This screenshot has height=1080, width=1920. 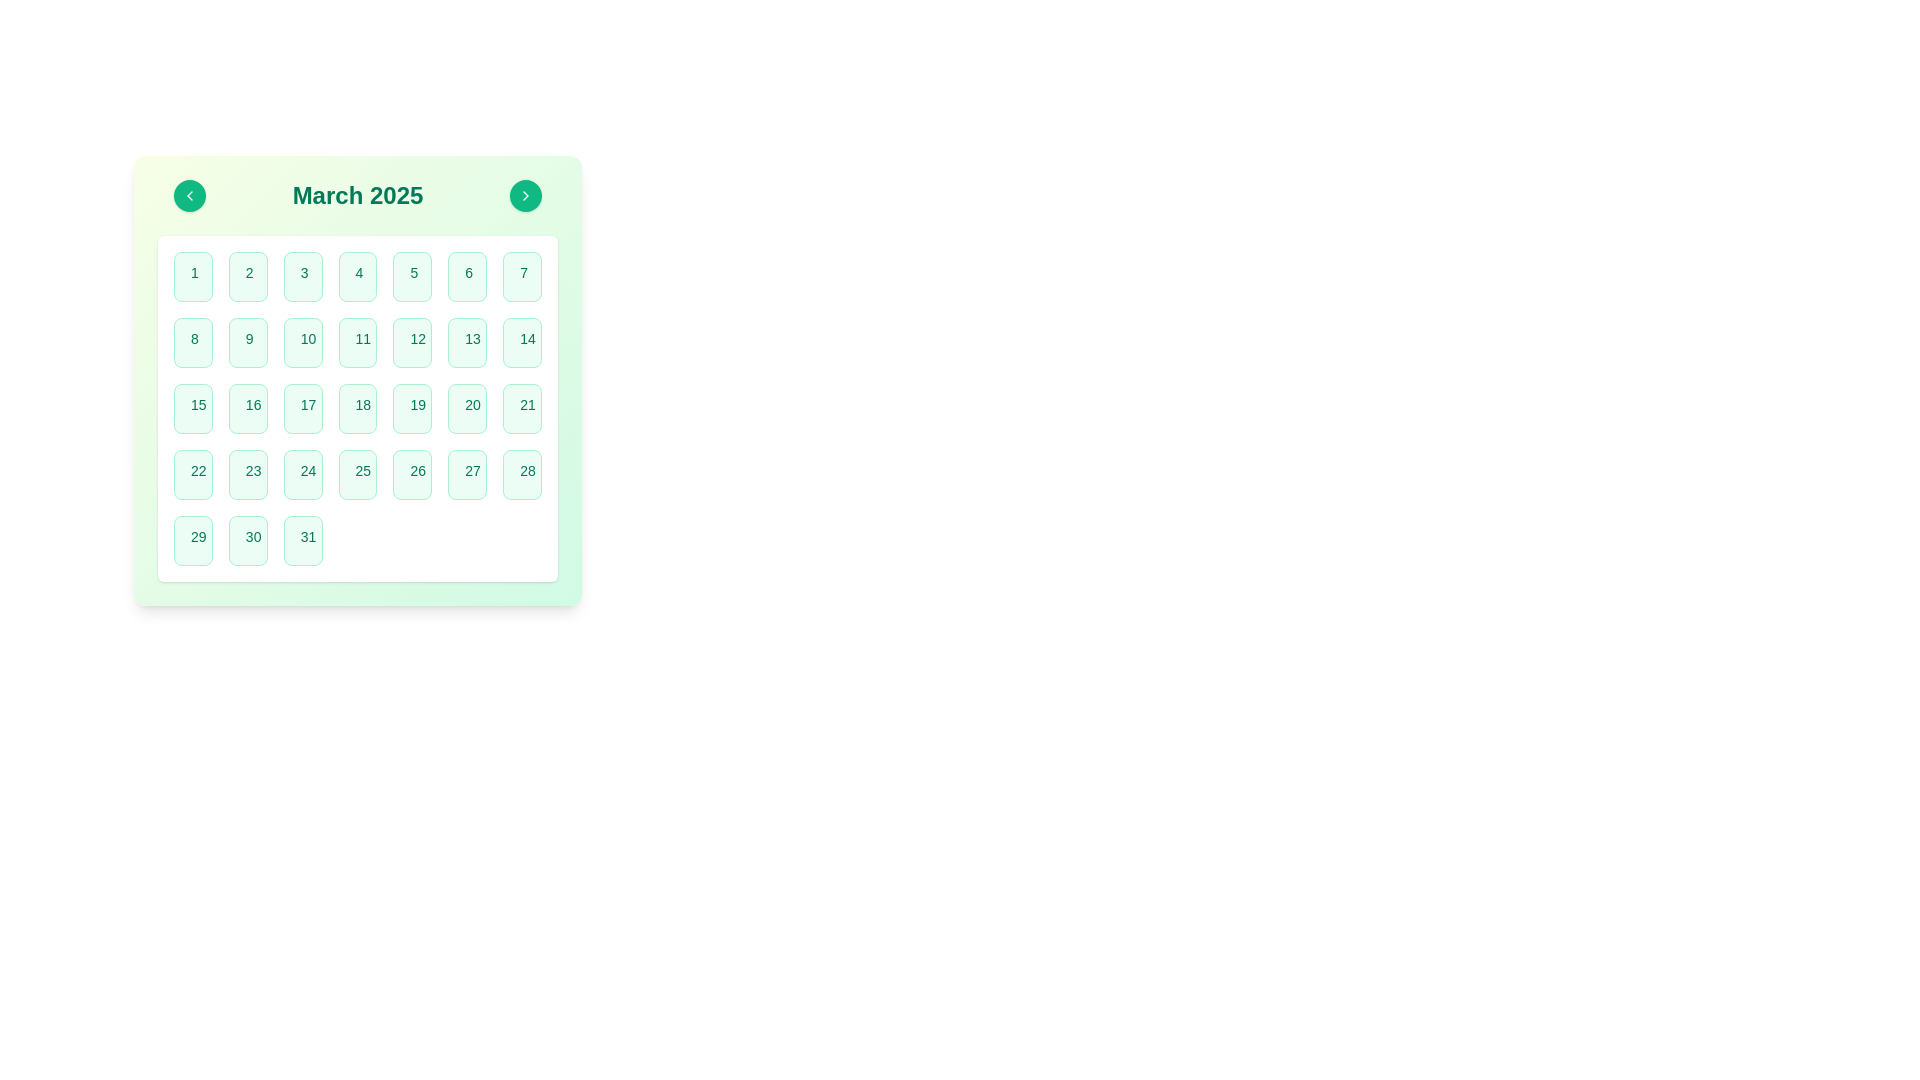 What do you see at coordinates (303, 273) in the screenshot?
I see `the static text element displaying the number '3' in a bold green font, which is located in the first row and third column of the calendar grid` at bounding box center [303, 273].